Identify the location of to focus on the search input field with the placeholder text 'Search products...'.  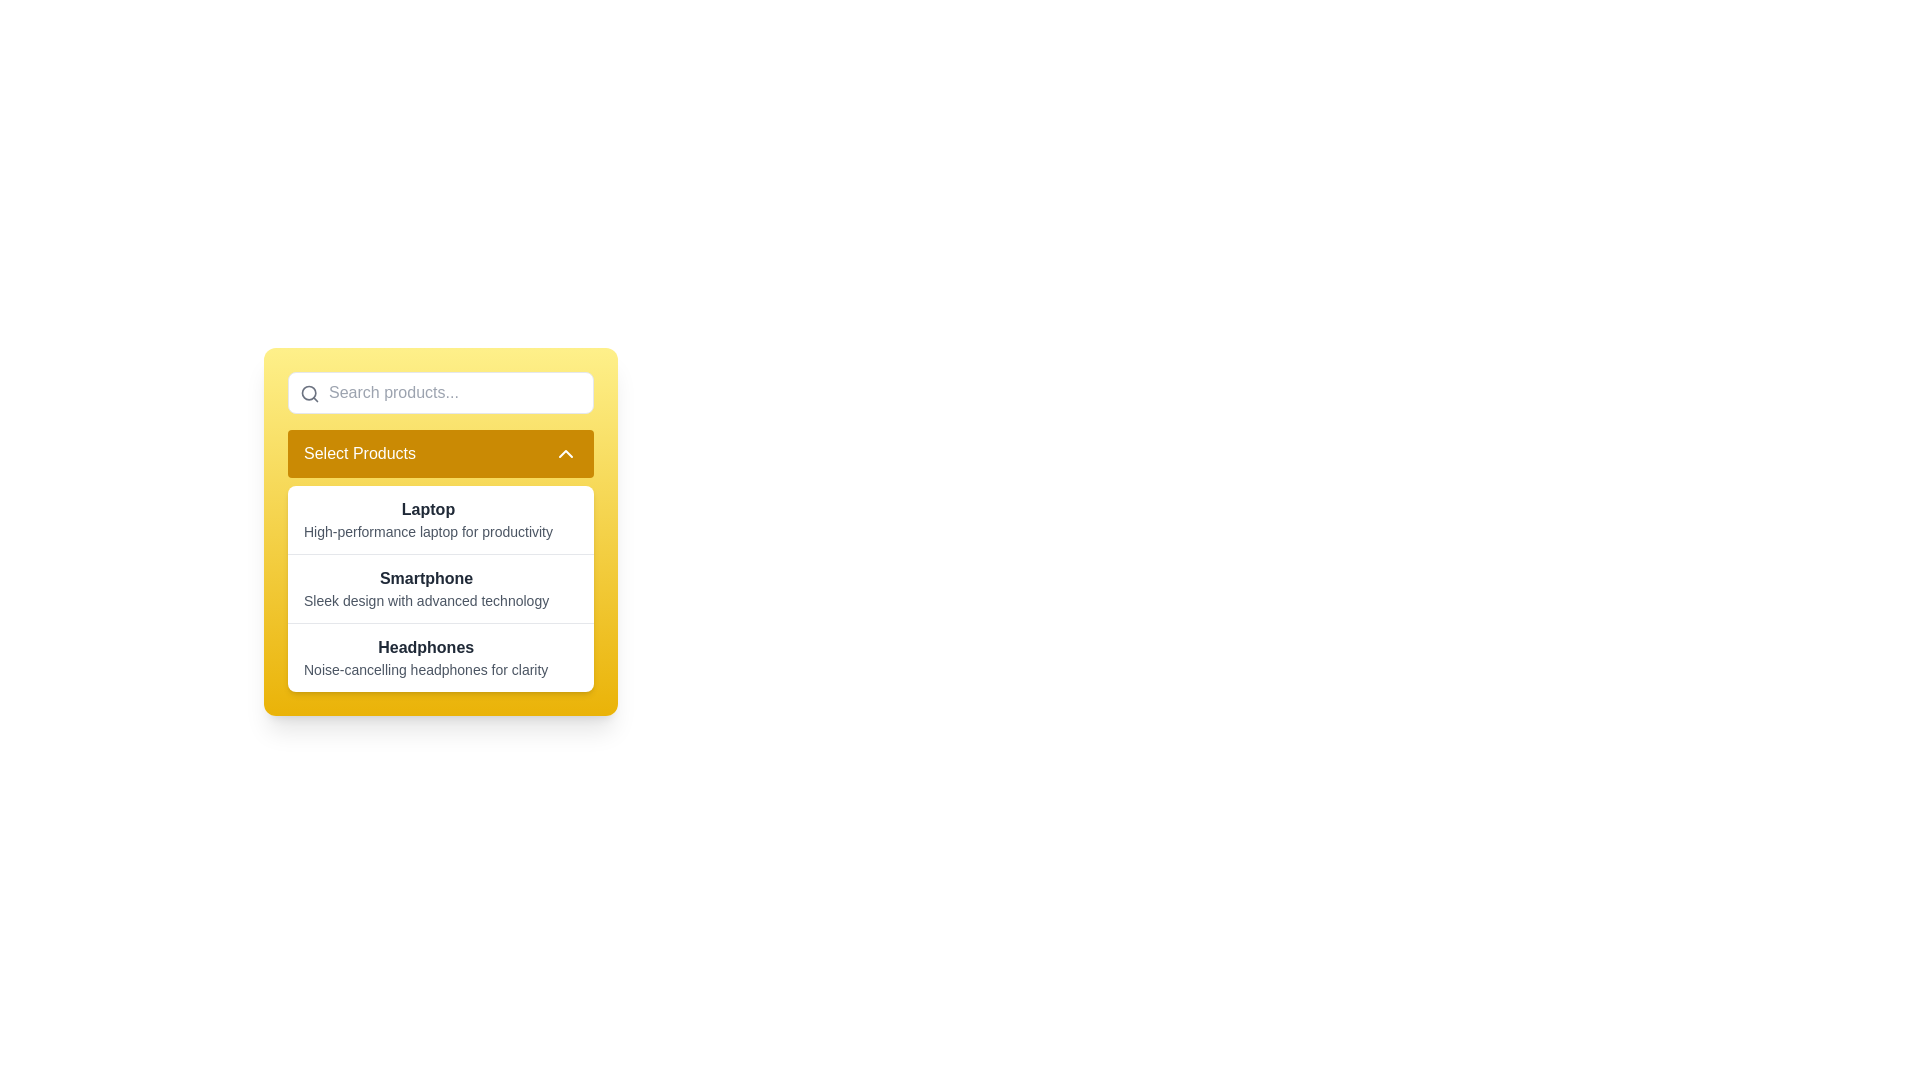
(440, 393).